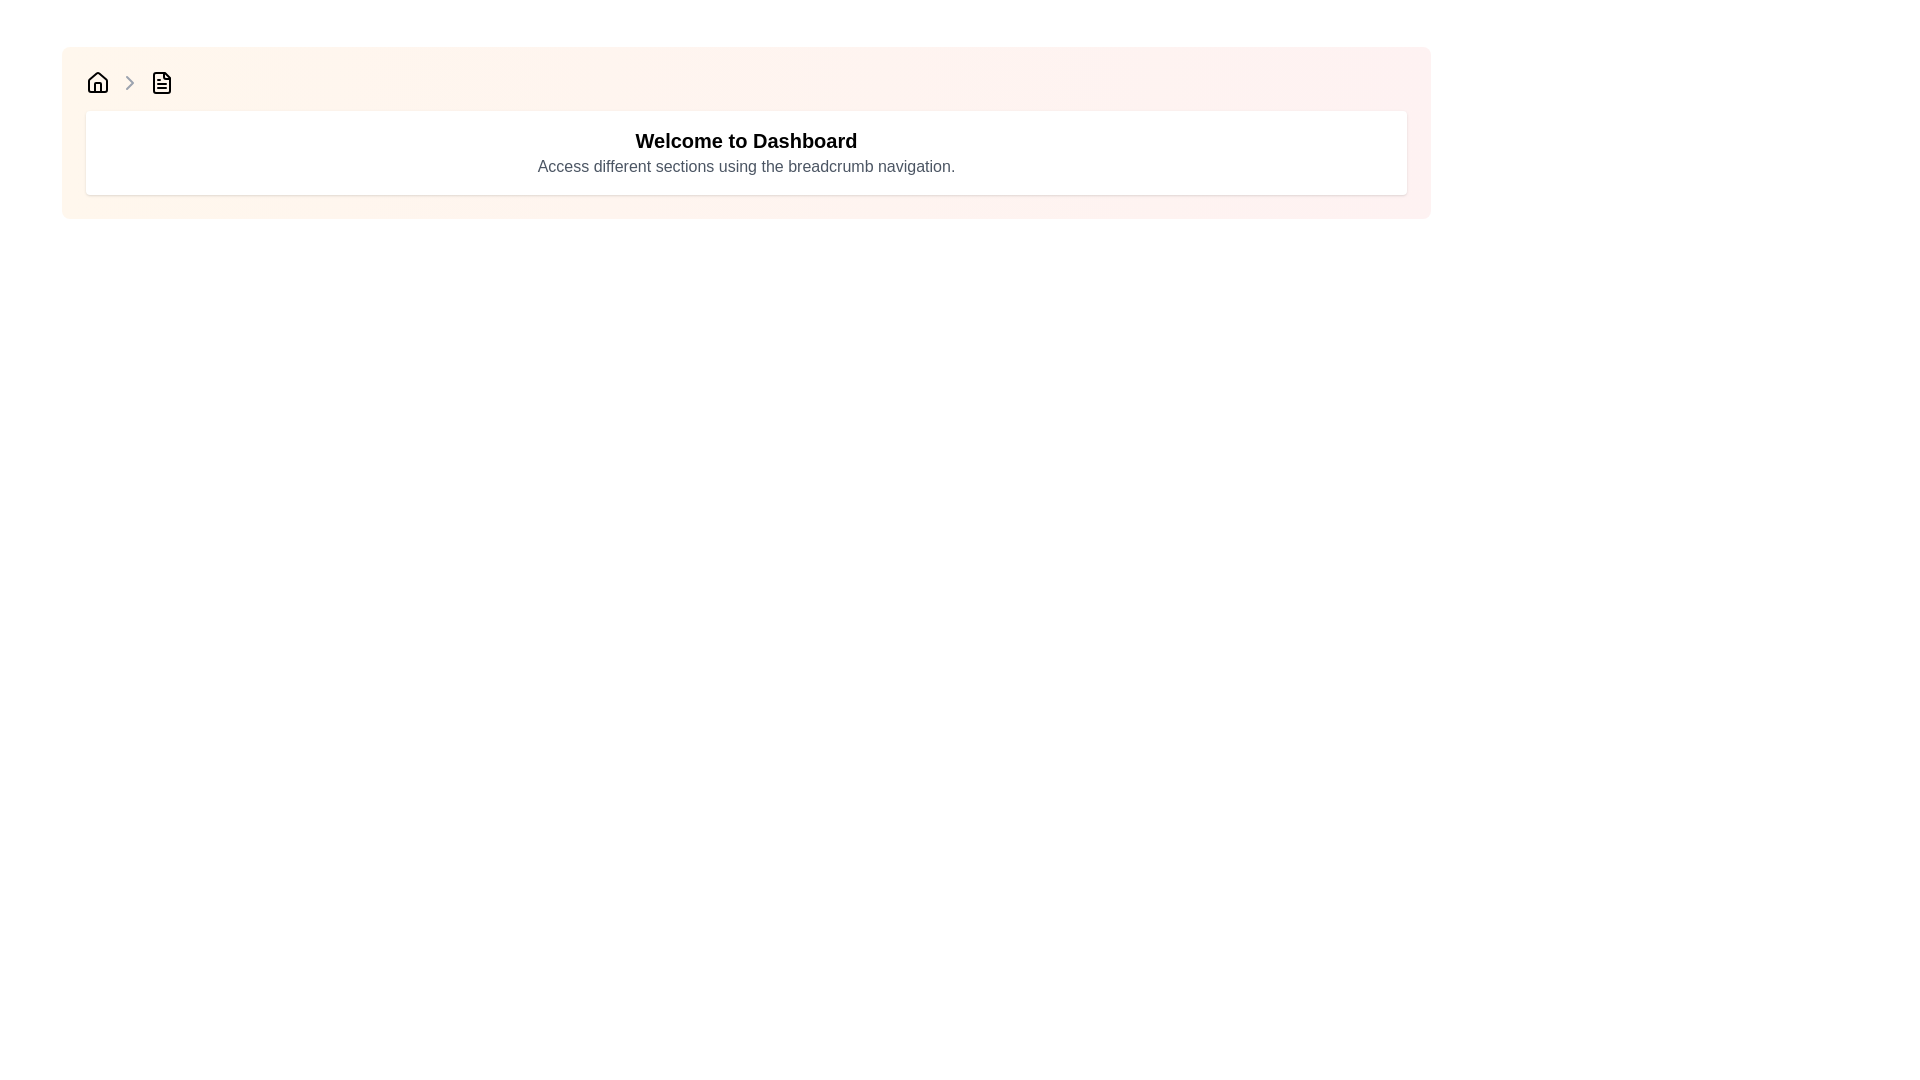 The image size is (1920, 1080). Describe the element at coordinates (745, 165) in the screenshot. I see `the informative text element that provides guidance about breadcrumb navigation, which is positioned beneath the 'Welcome to Dashboard' text` at that location.